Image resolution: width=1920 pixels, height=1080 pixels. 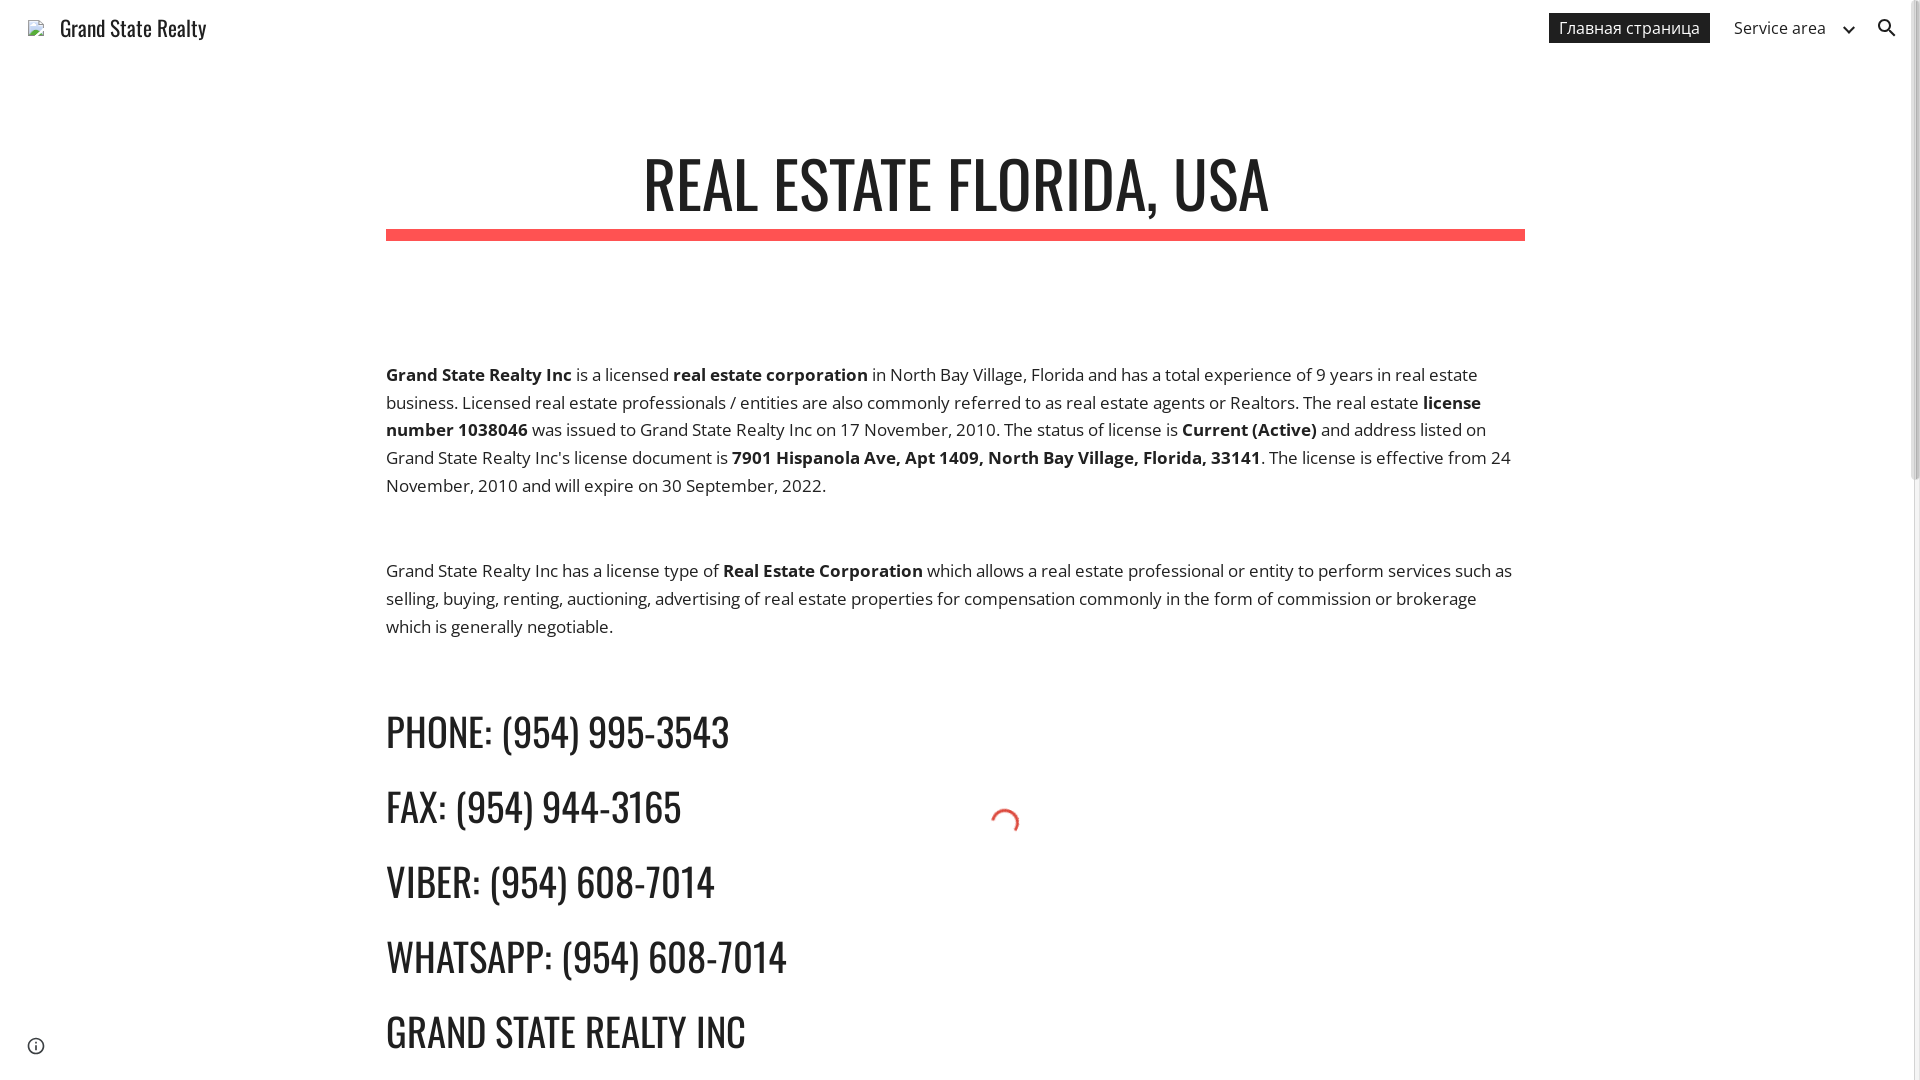 What do you see at coordinates (969, 822) in the screenshot?
I see `'Custom embed'` at bounding box center [969, 822].